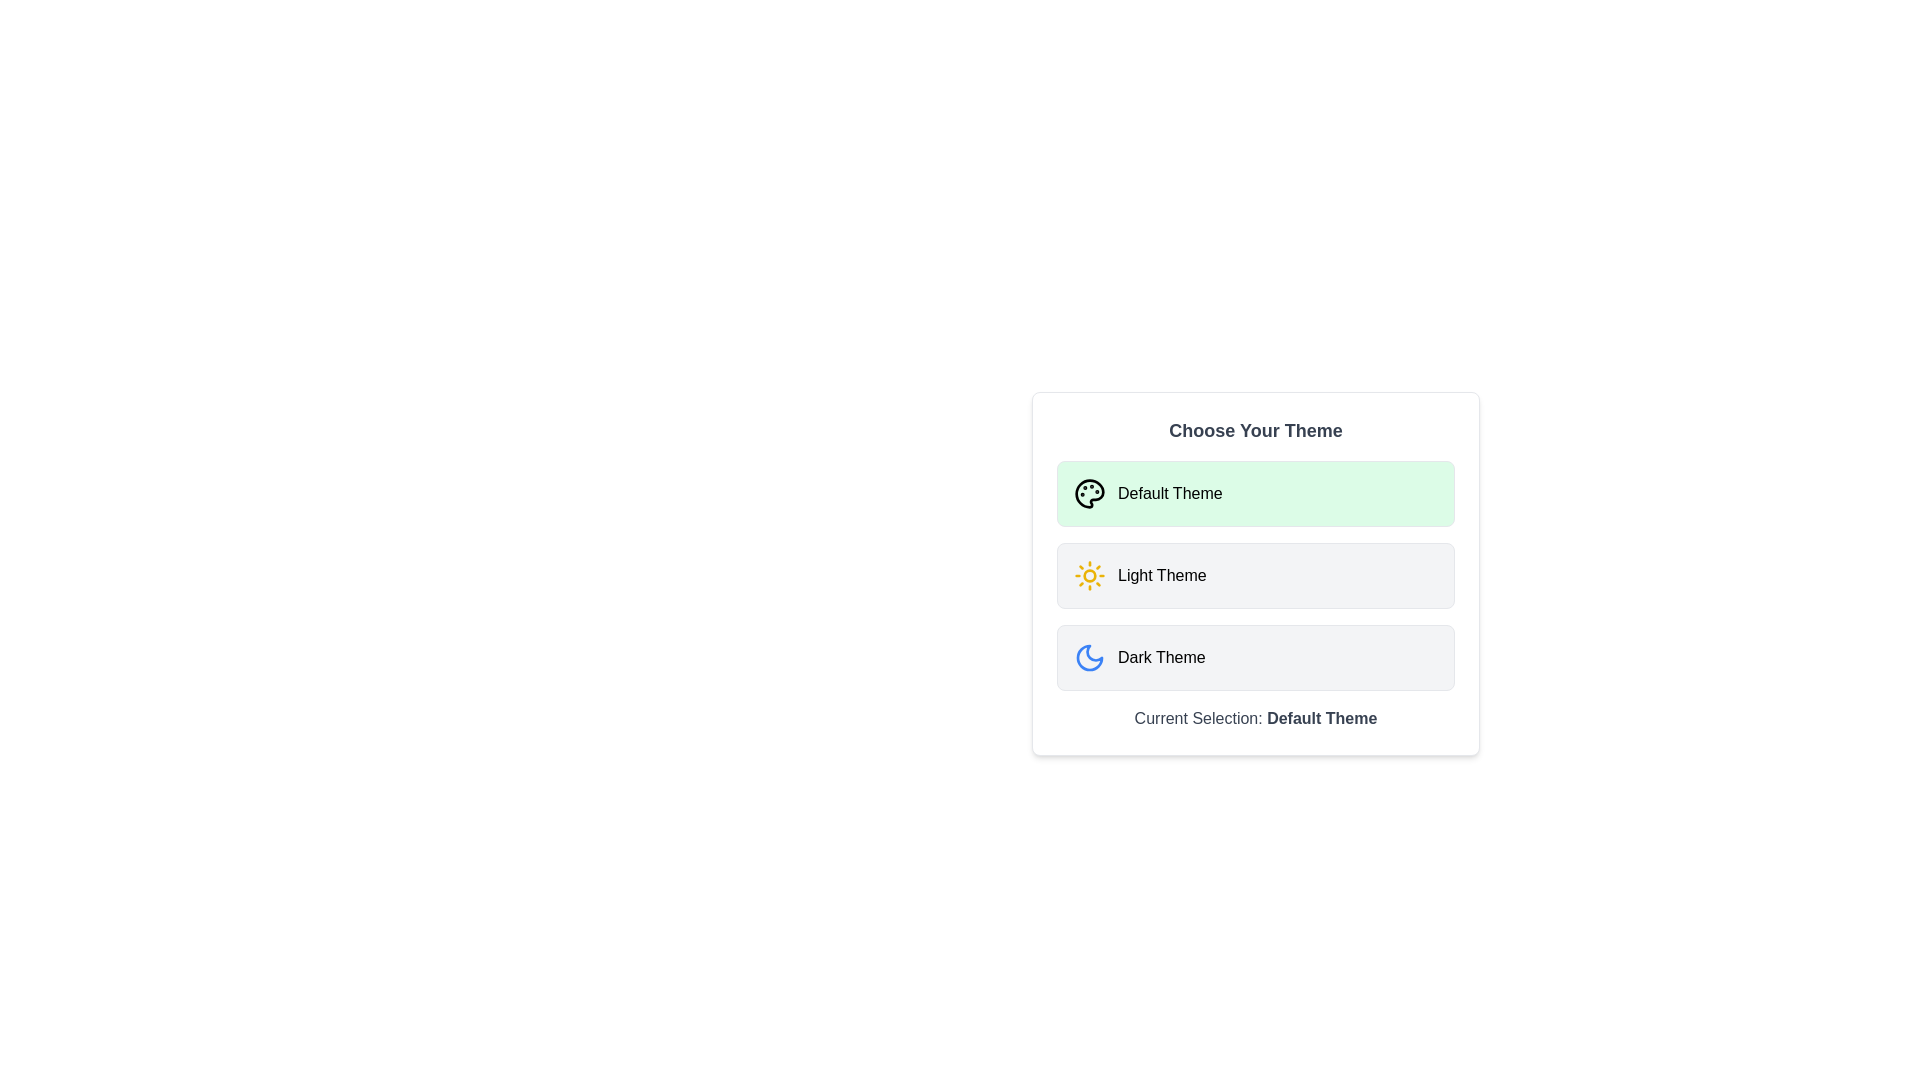 The width and height of the screenshot is (1920, 1080). Describe the element at coordinates (1088, 493) in the screenshot. I see `the icon for the Default theme` at that location.